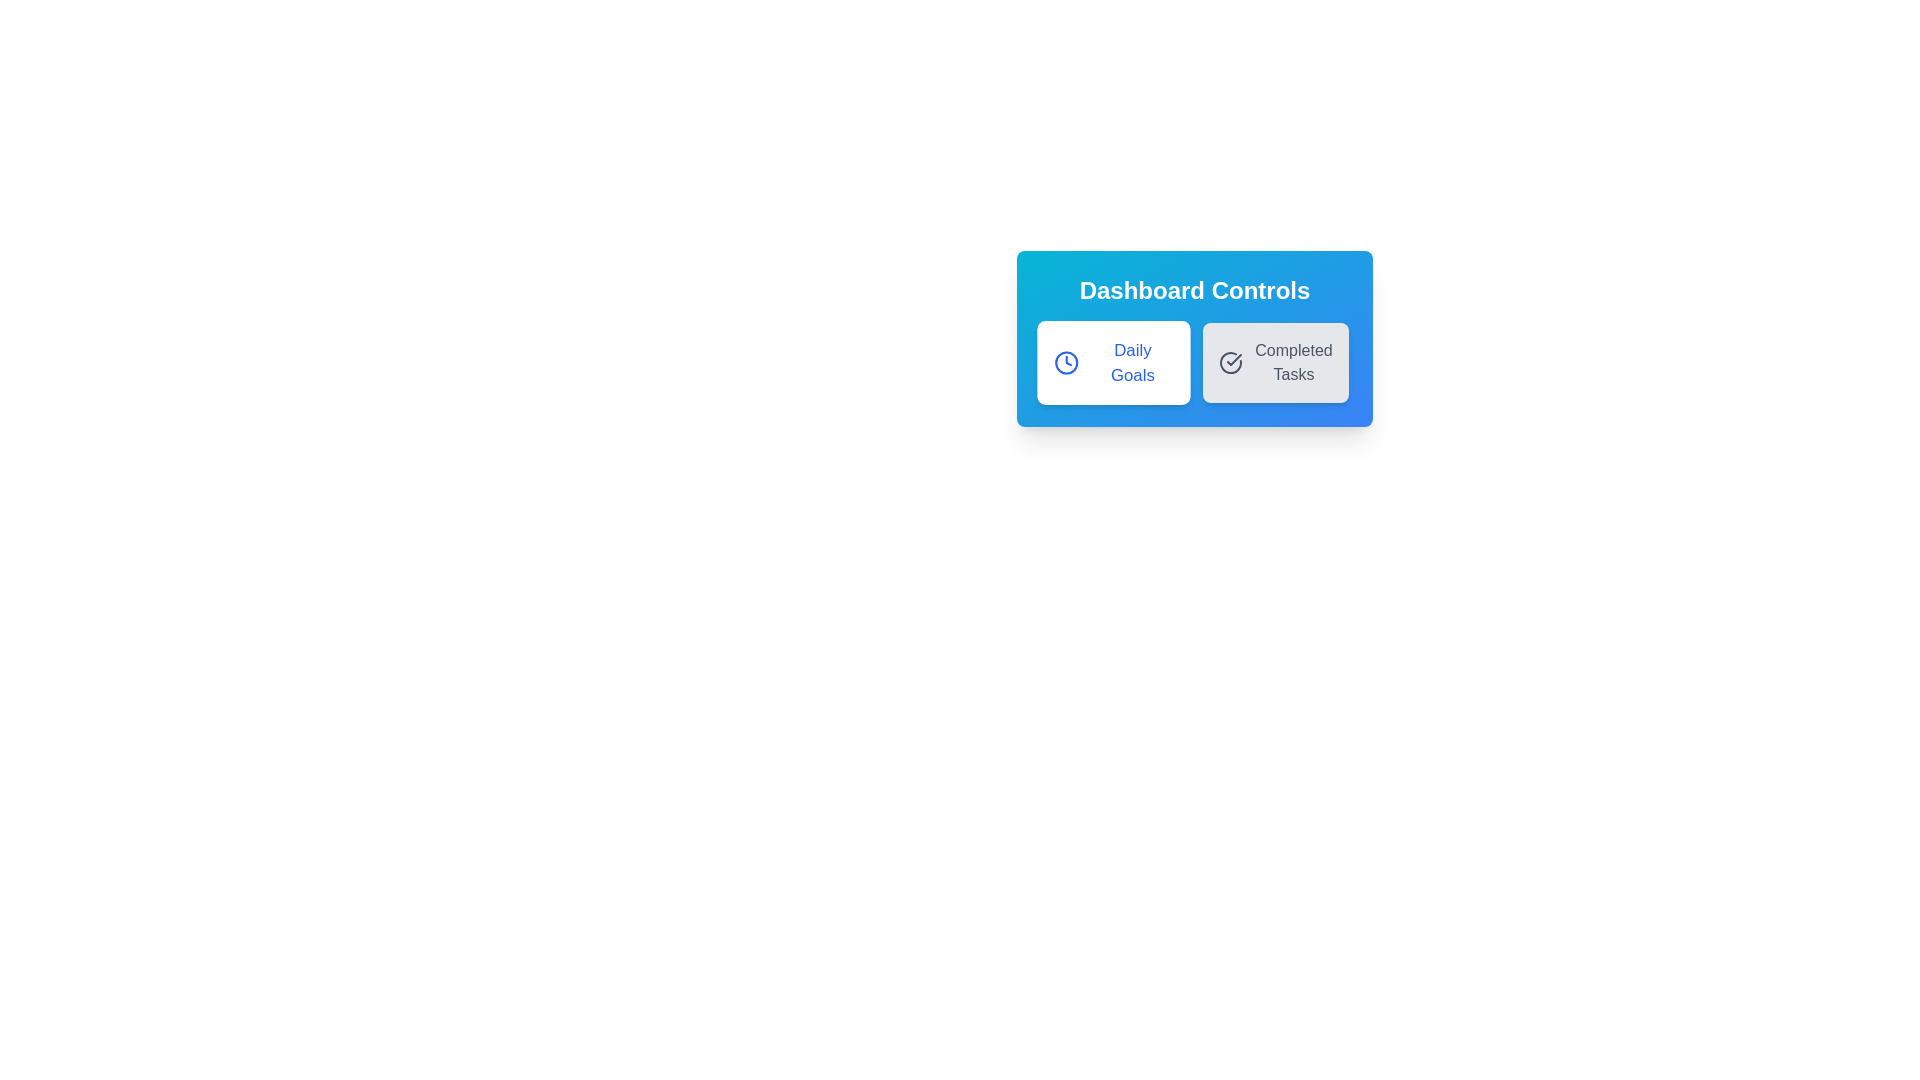 The width and height of the screenshot is (1920, 1080). I want to click on the 'Completed Tasks' button, which is a clickable rectangular box with a light gray background, rounded corners, and an icon of a circular arrow enclosing a checkmark, so click(1275, 362).